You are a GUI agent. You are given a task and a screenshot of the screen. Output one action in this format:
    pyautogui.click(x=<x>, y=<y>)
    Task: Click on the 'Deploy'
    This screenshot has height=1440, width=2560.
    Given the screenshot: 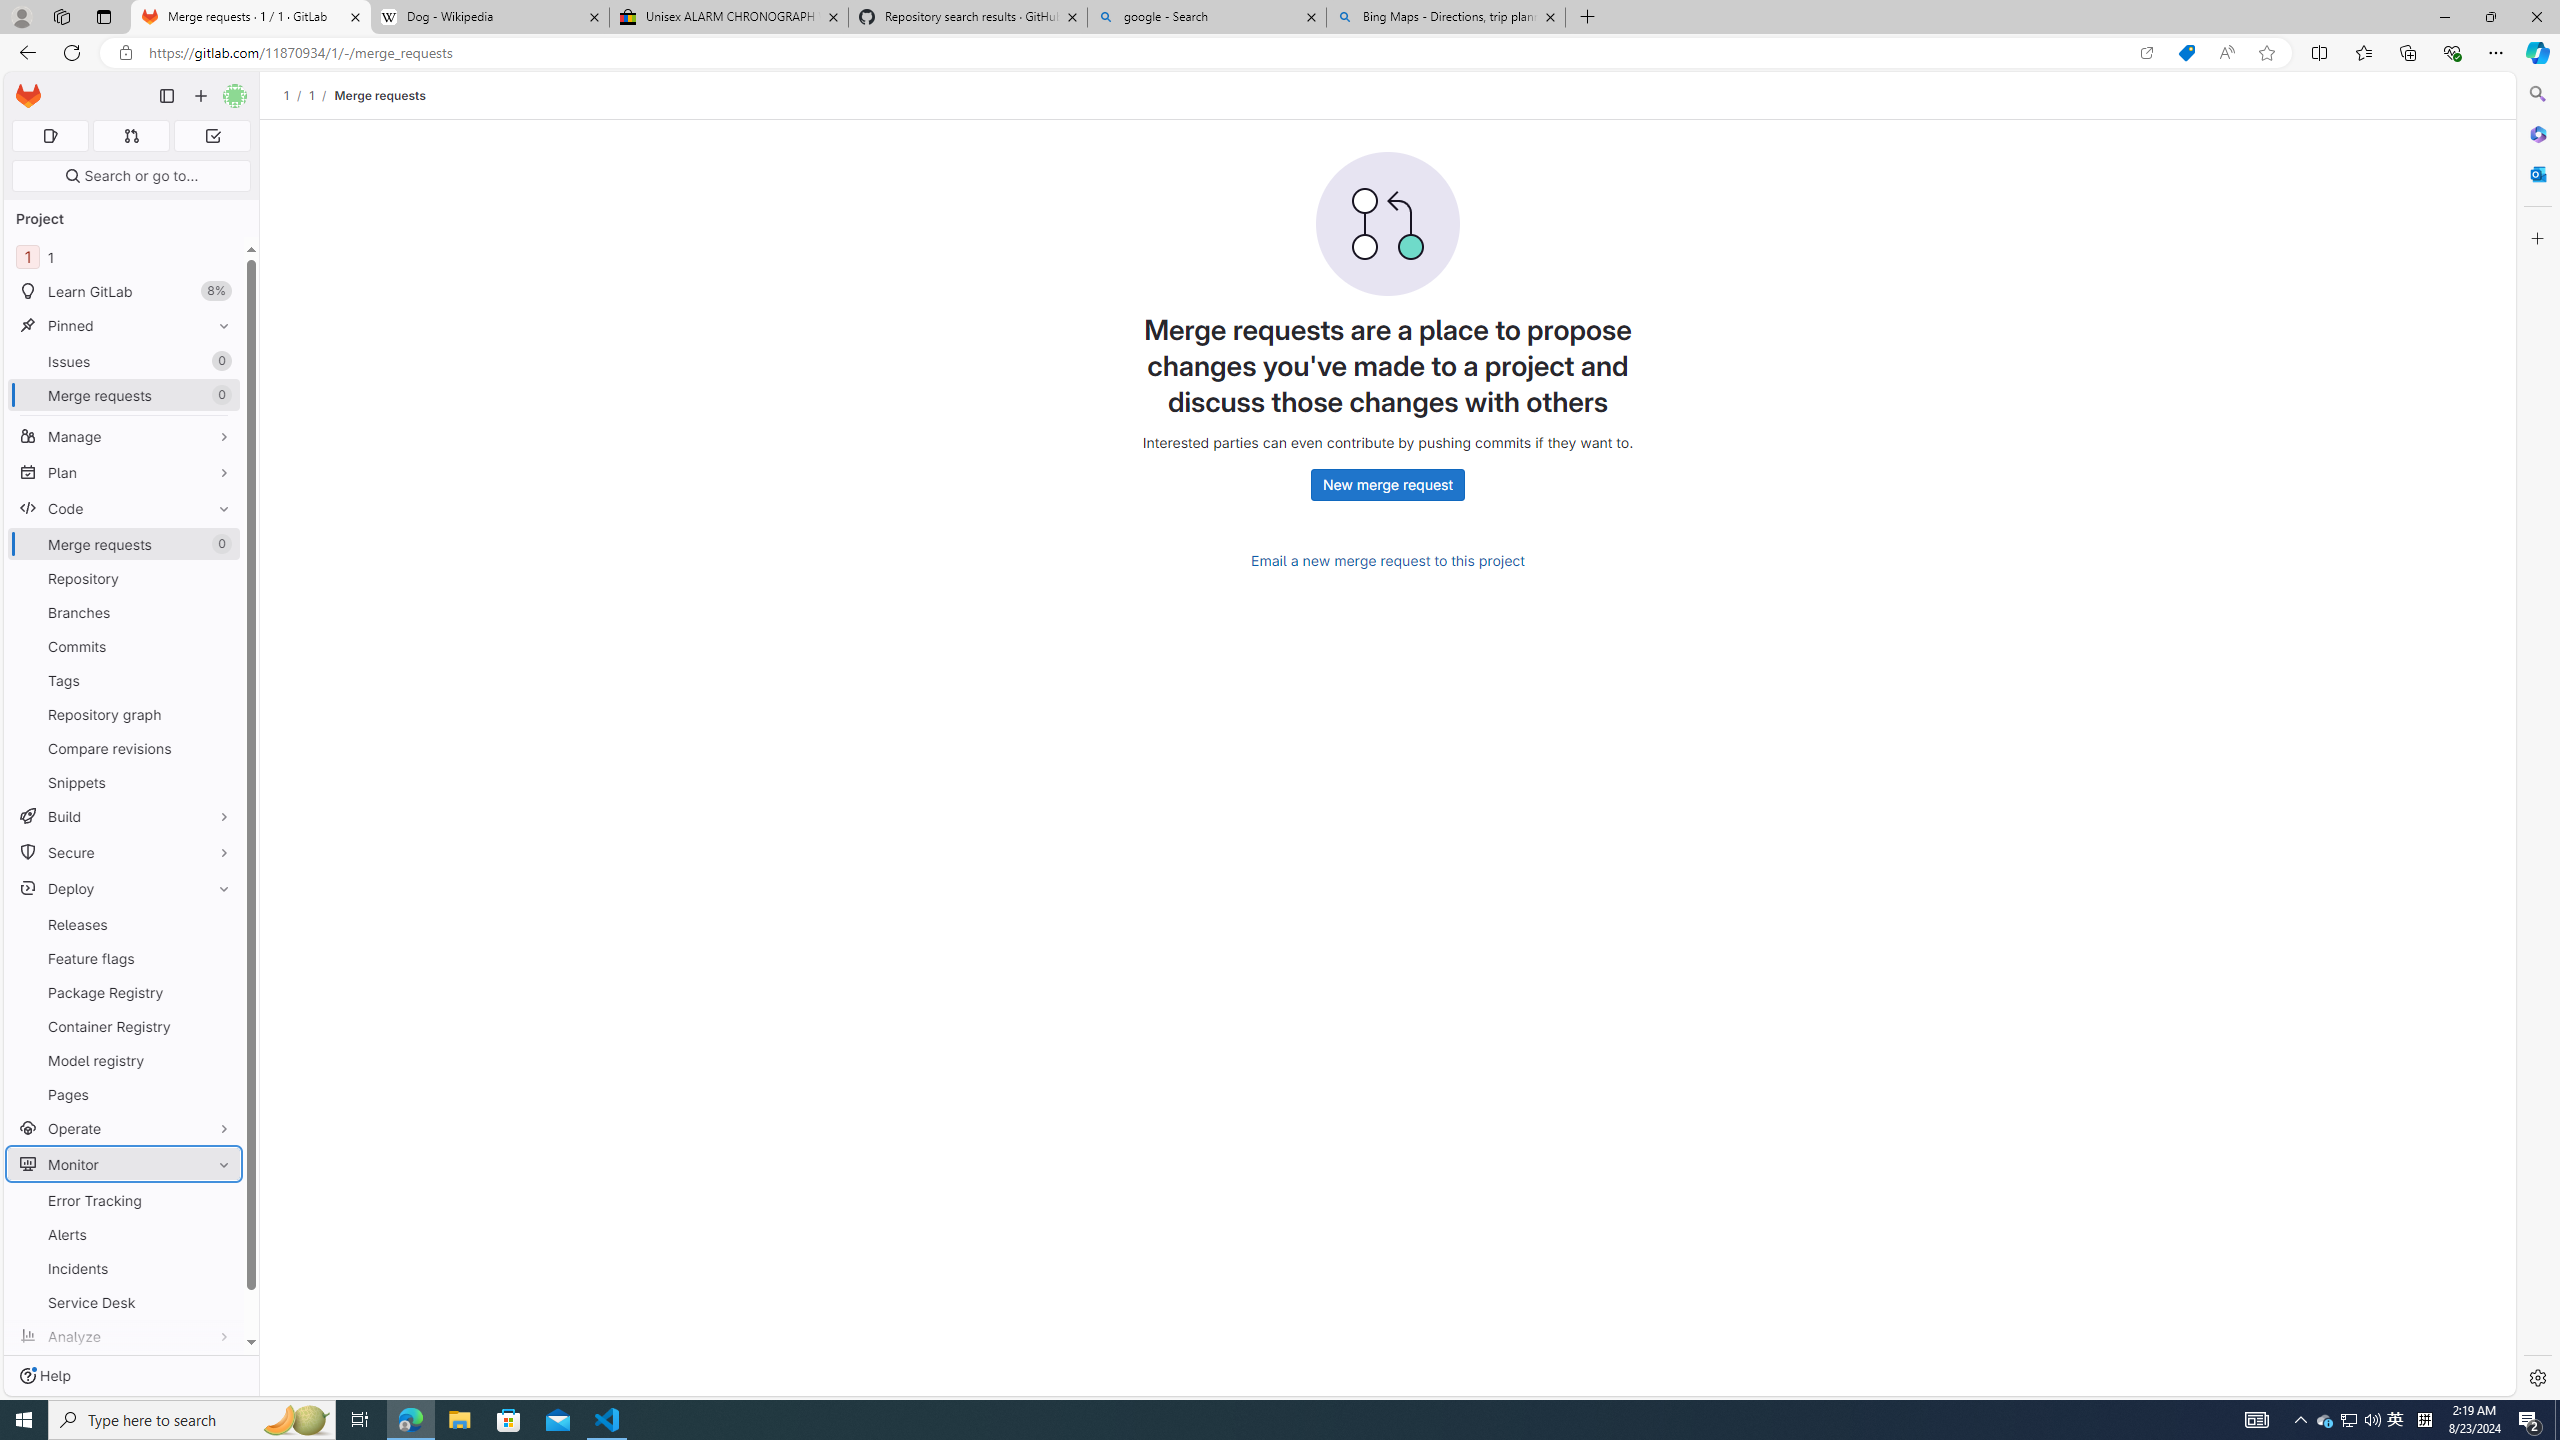 What is the action you would take?
    pyautogui.click(x=123, y=888)
    